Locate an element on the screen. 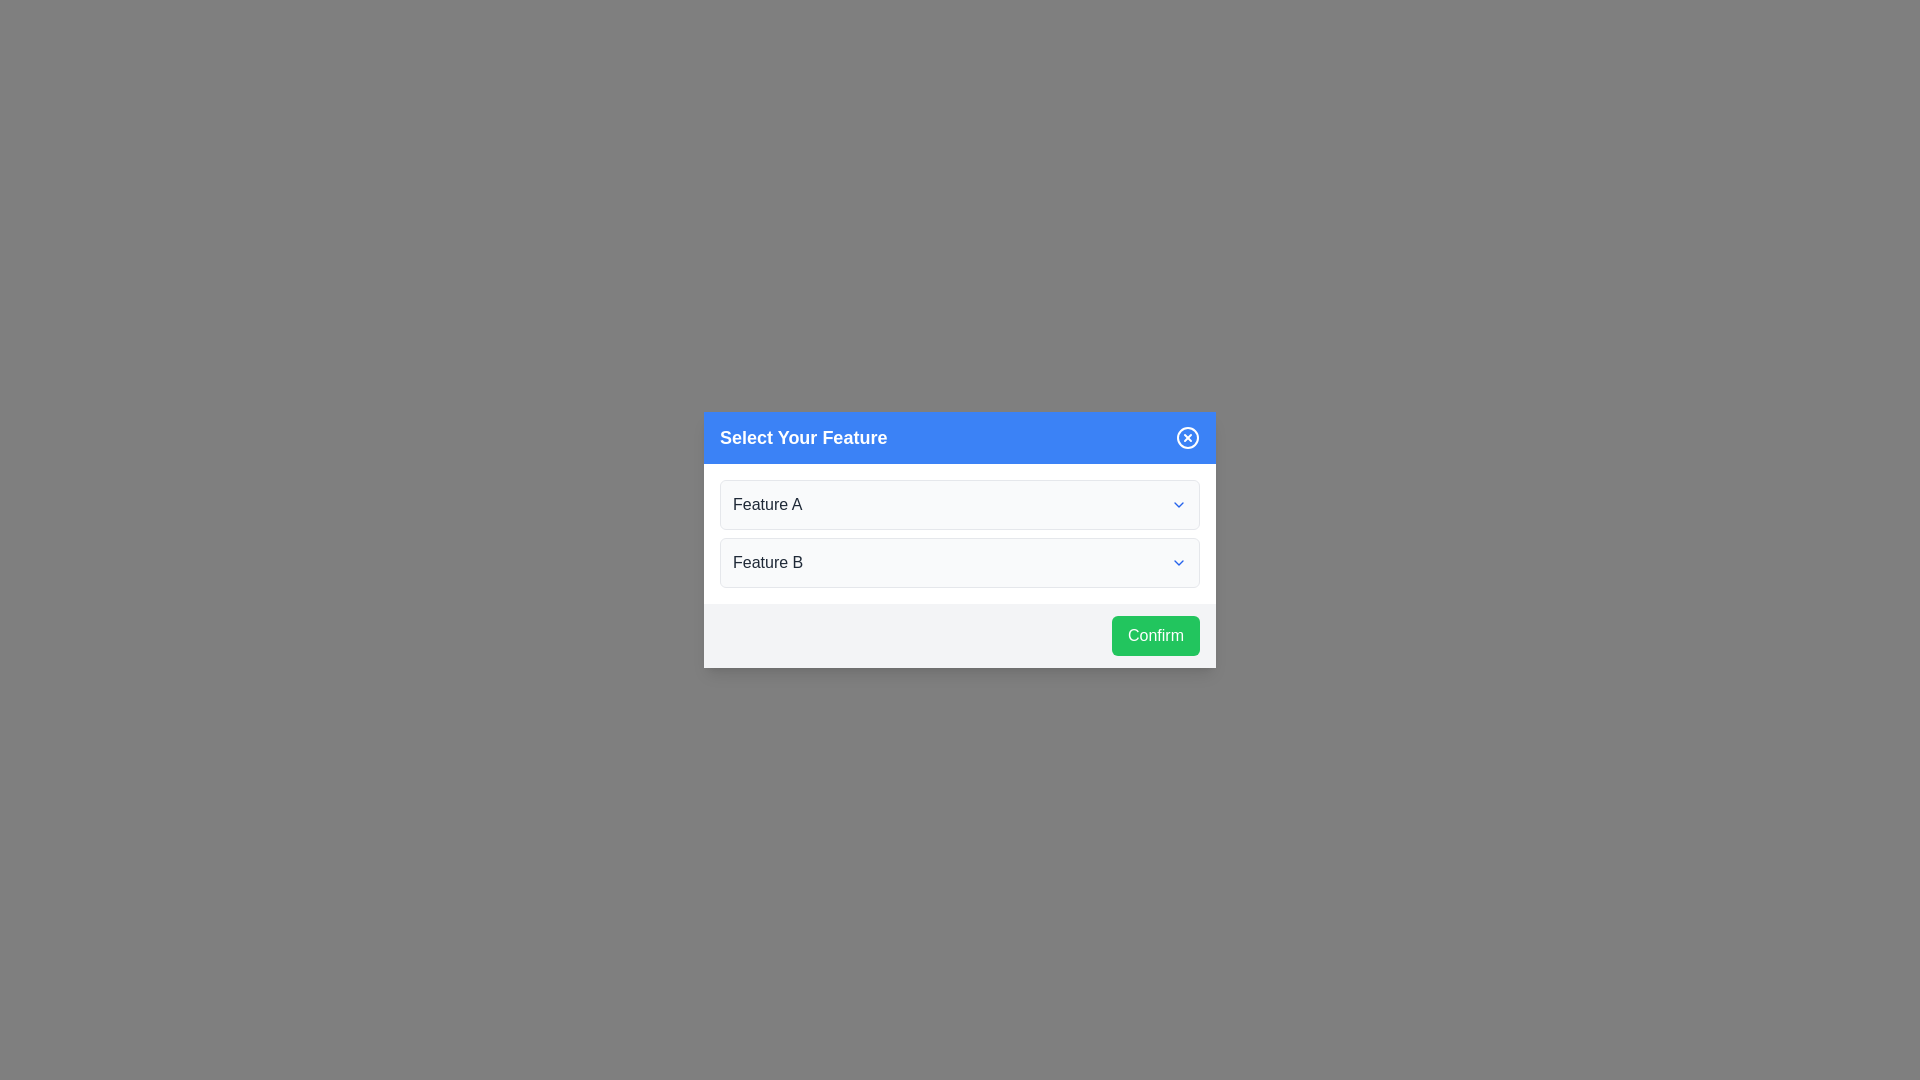 This screenshot has width=1920, height=1080. the Text Label that describes a feature within the interface, positioned below the 'Feature A' label and above the green 'Confirm' button is located at coordinates (767, 563).